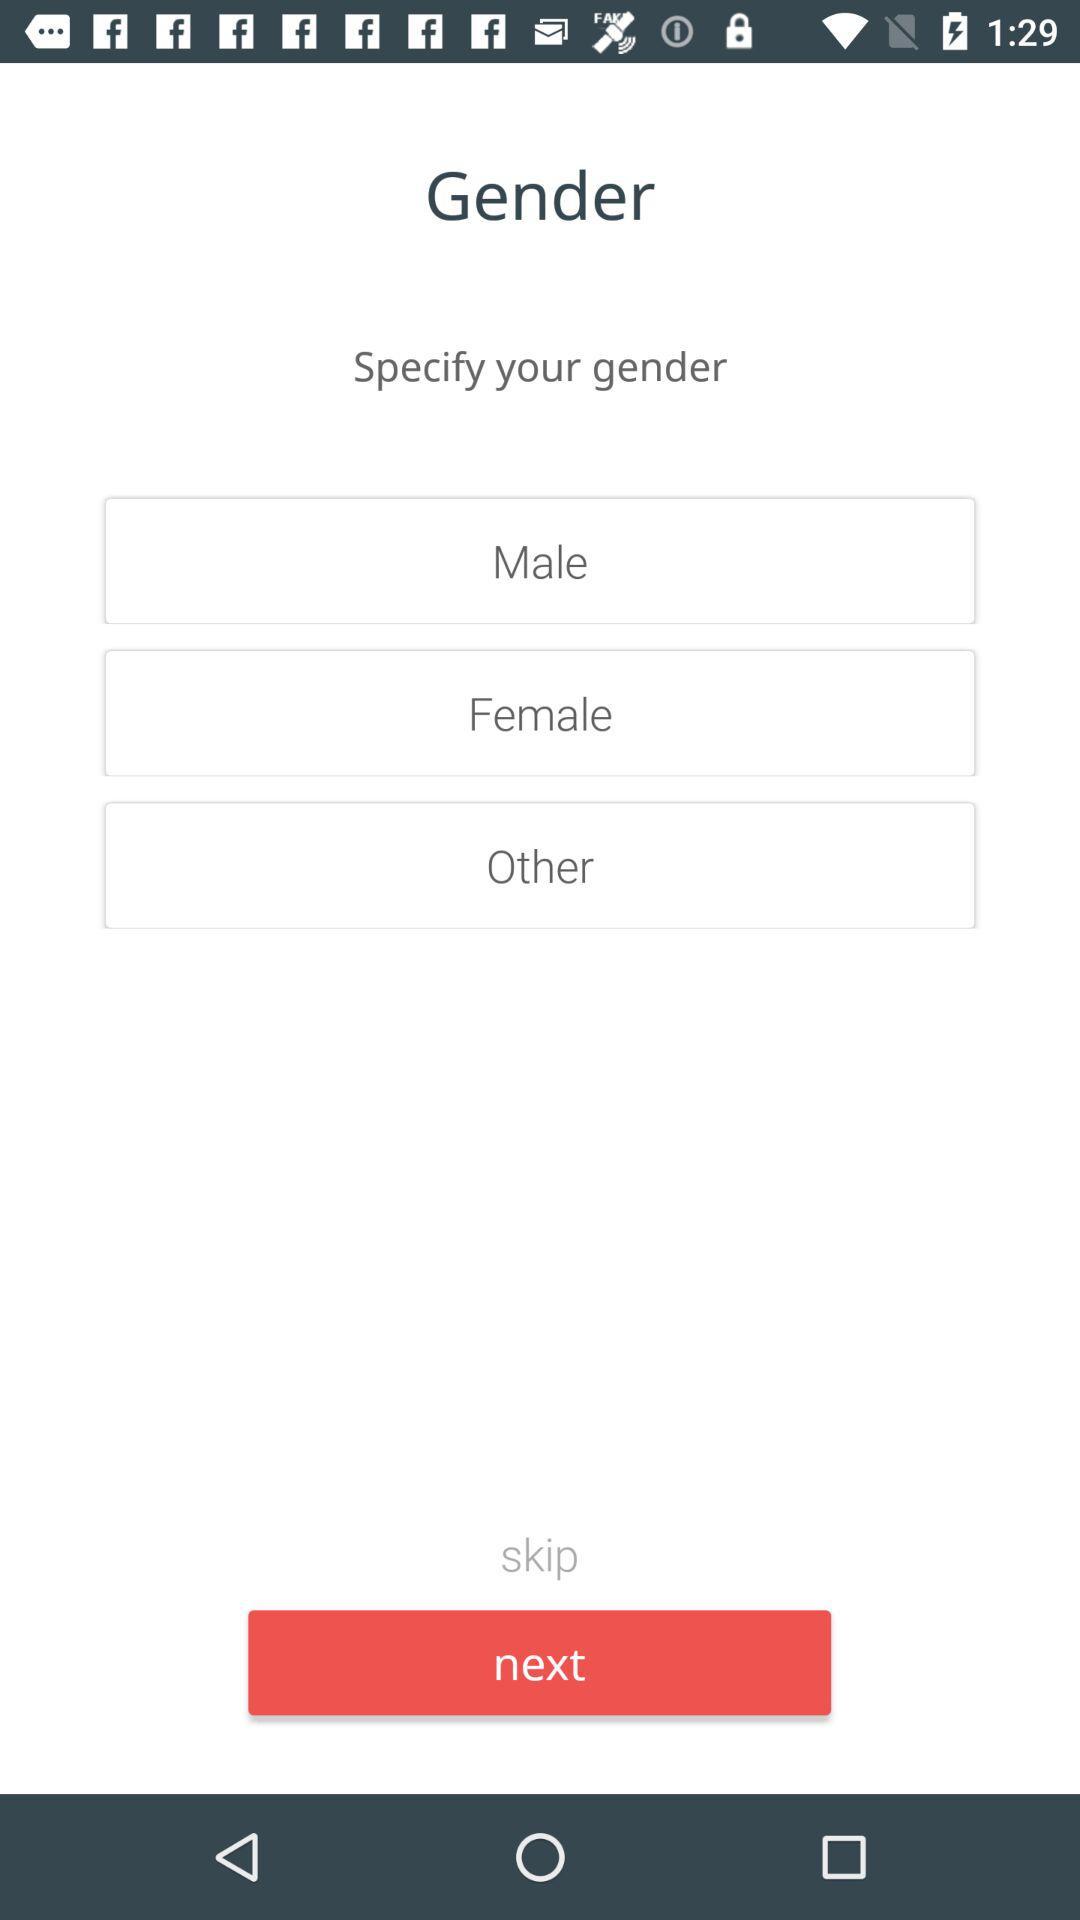 The width and height of the screenshot is (1080, 1920). I want to click on icon below the male icon, so click(540, 713).